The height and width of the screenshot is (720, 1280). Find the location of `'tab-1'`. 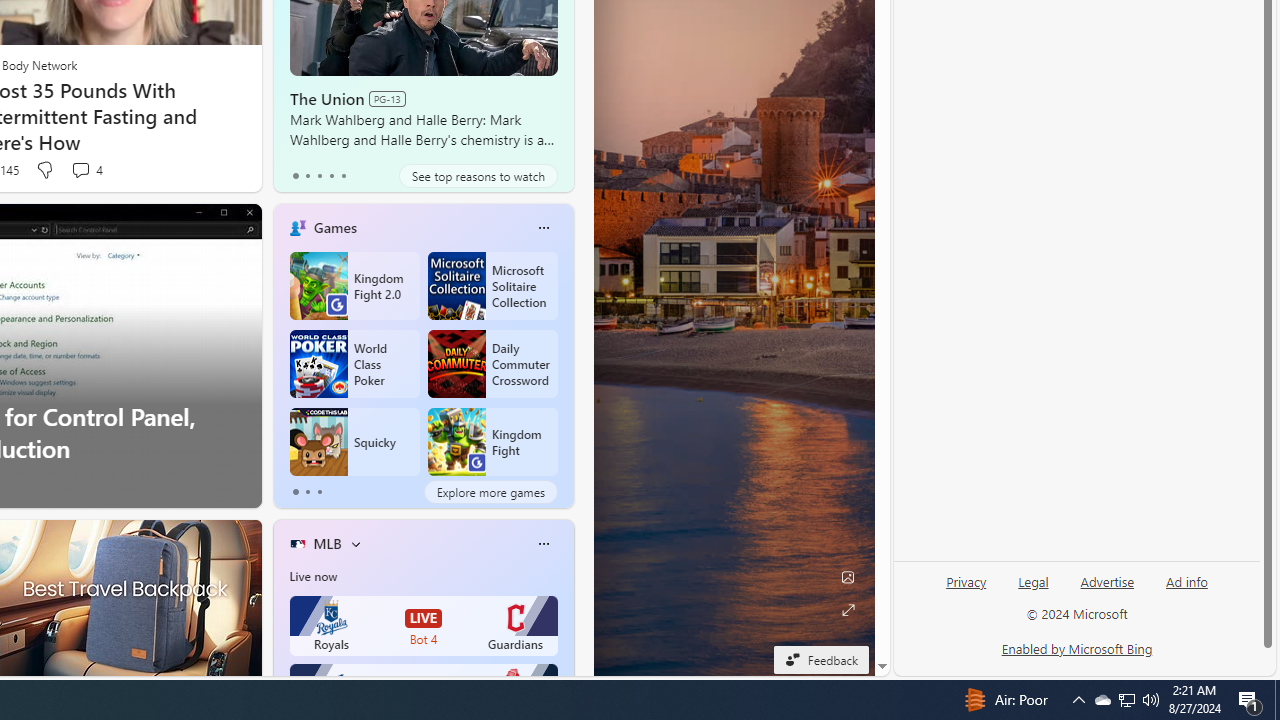

'tab-1' is located at coordinates (306, 492).